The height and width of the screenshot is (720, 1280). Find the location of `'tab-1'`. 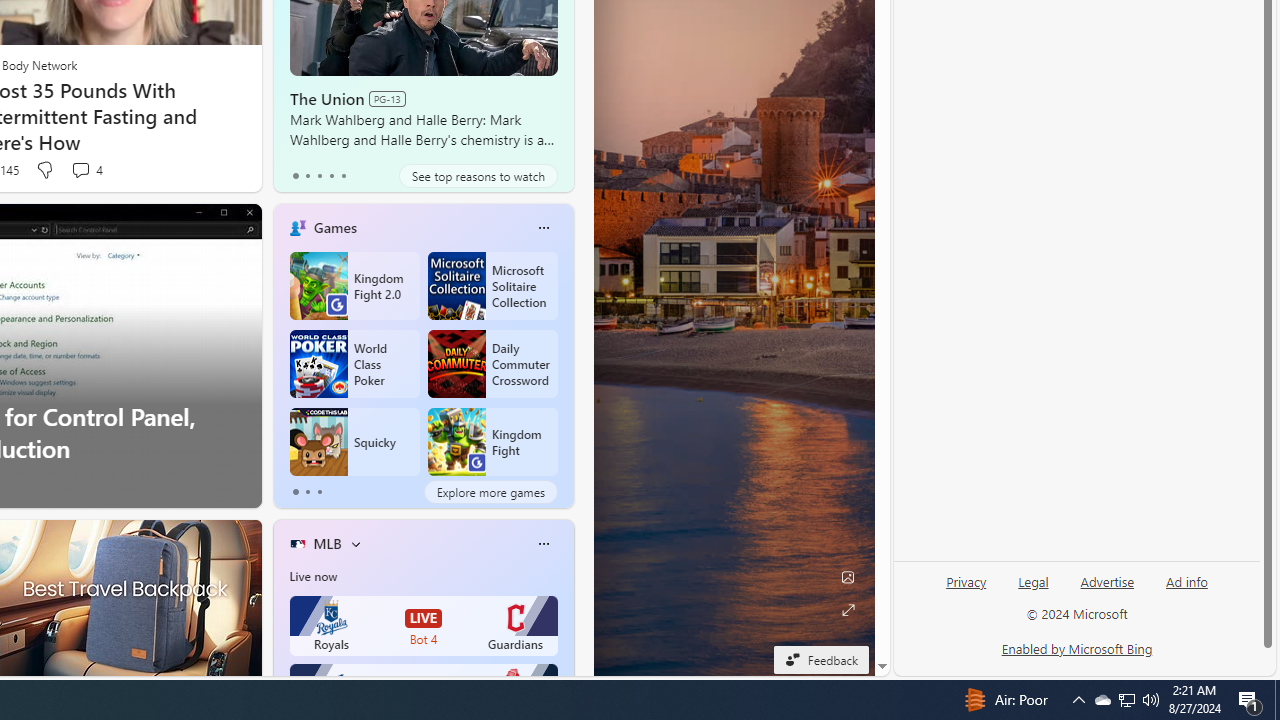

'tab-1' is located at coordinates (306, 492).